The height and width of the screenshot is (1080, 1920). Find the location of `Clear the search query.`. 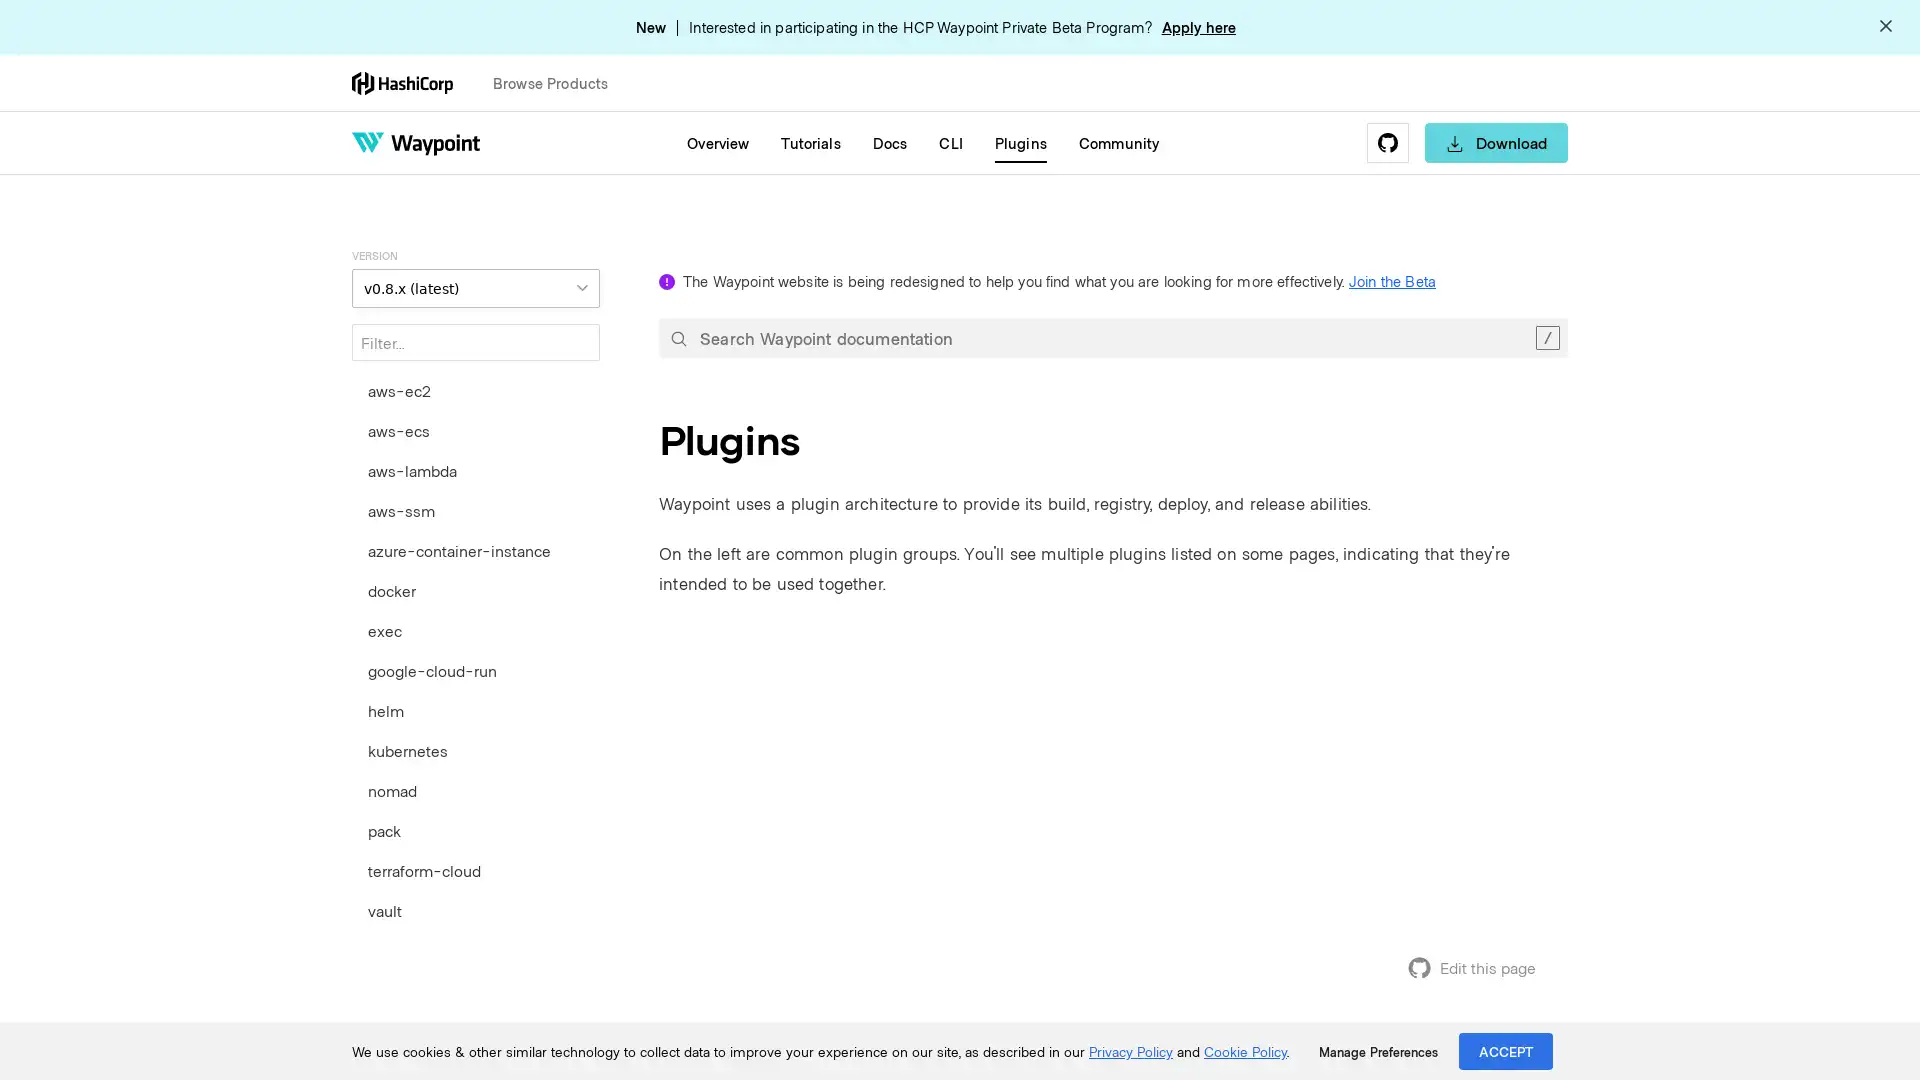

Clear the search query. is located at coordinates (1546, 337).